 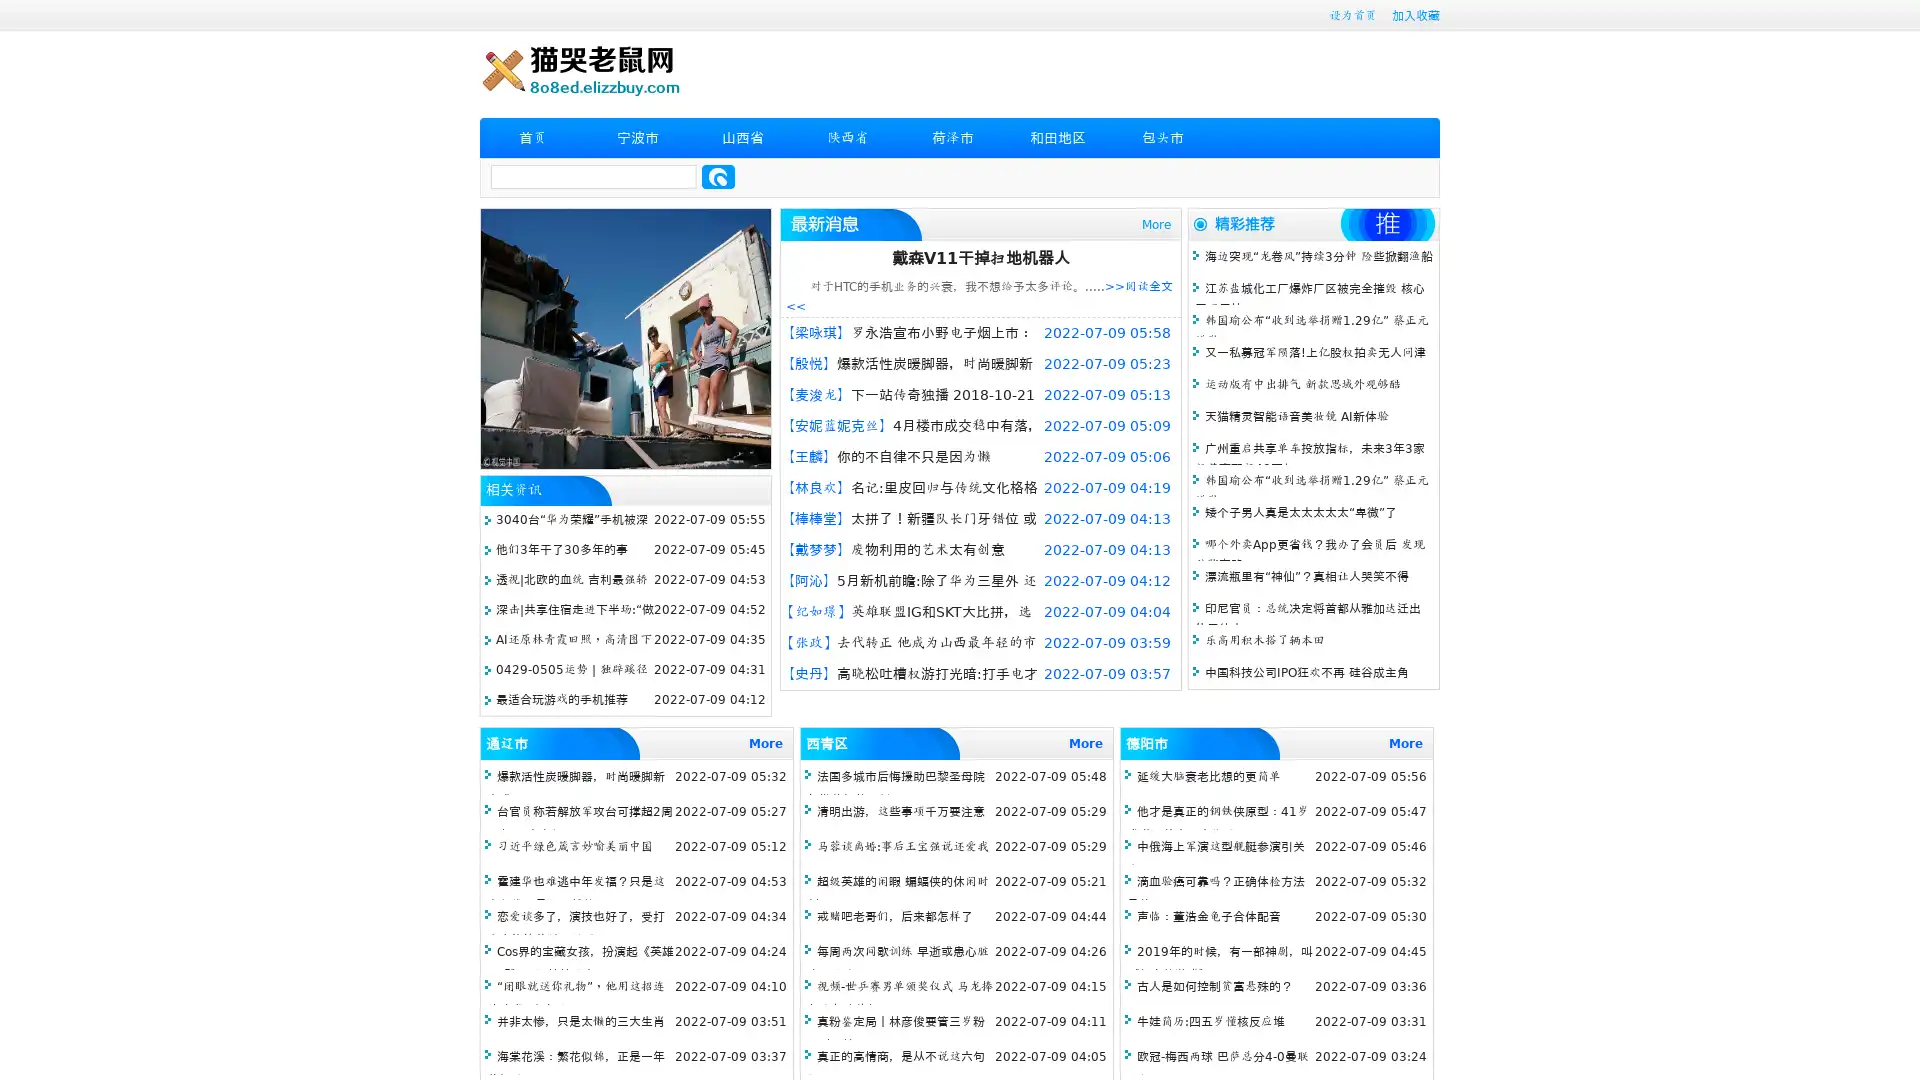 What do you see at coordinates (718, 176) in the screenshot?
I see `Search` at bounding box center [718, 176].